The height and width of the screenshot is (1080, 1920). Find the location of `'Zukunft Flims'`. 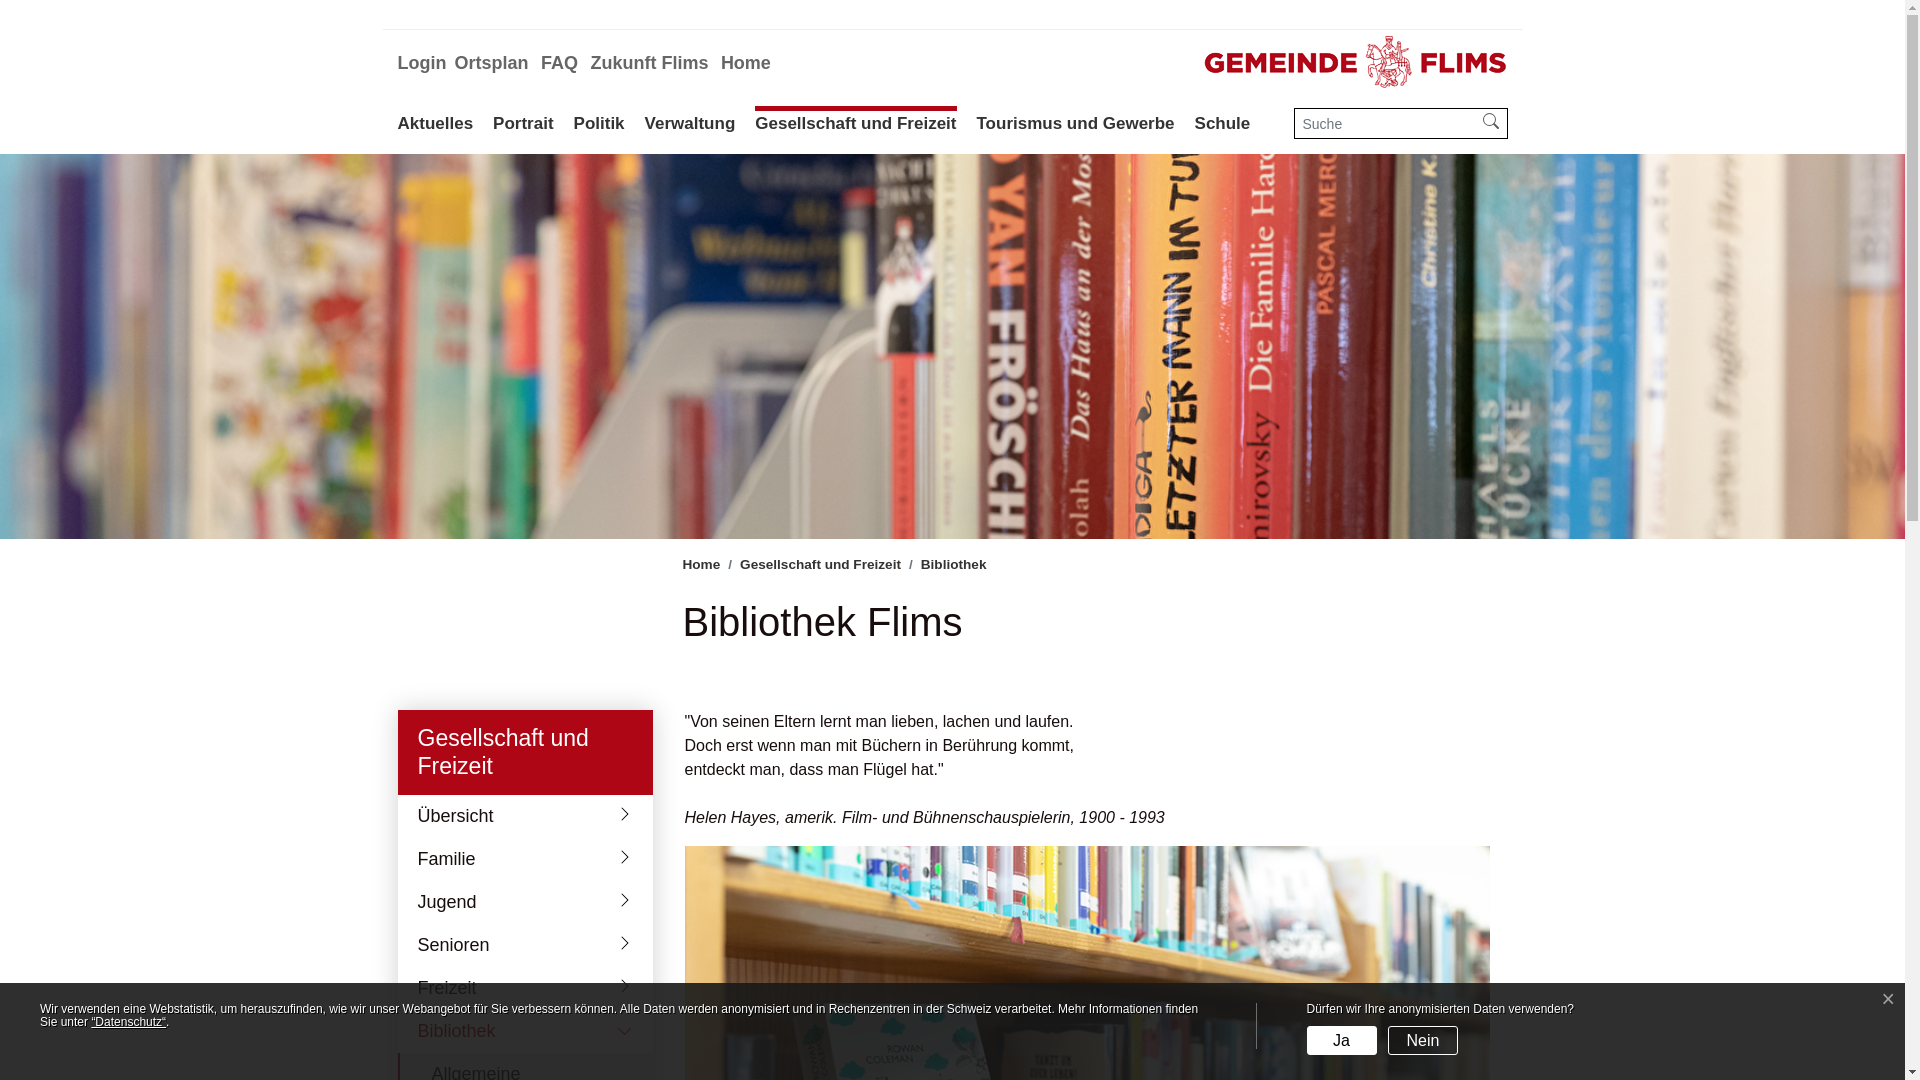

'Zukunft Flims' is located at coordinates (648, 62).